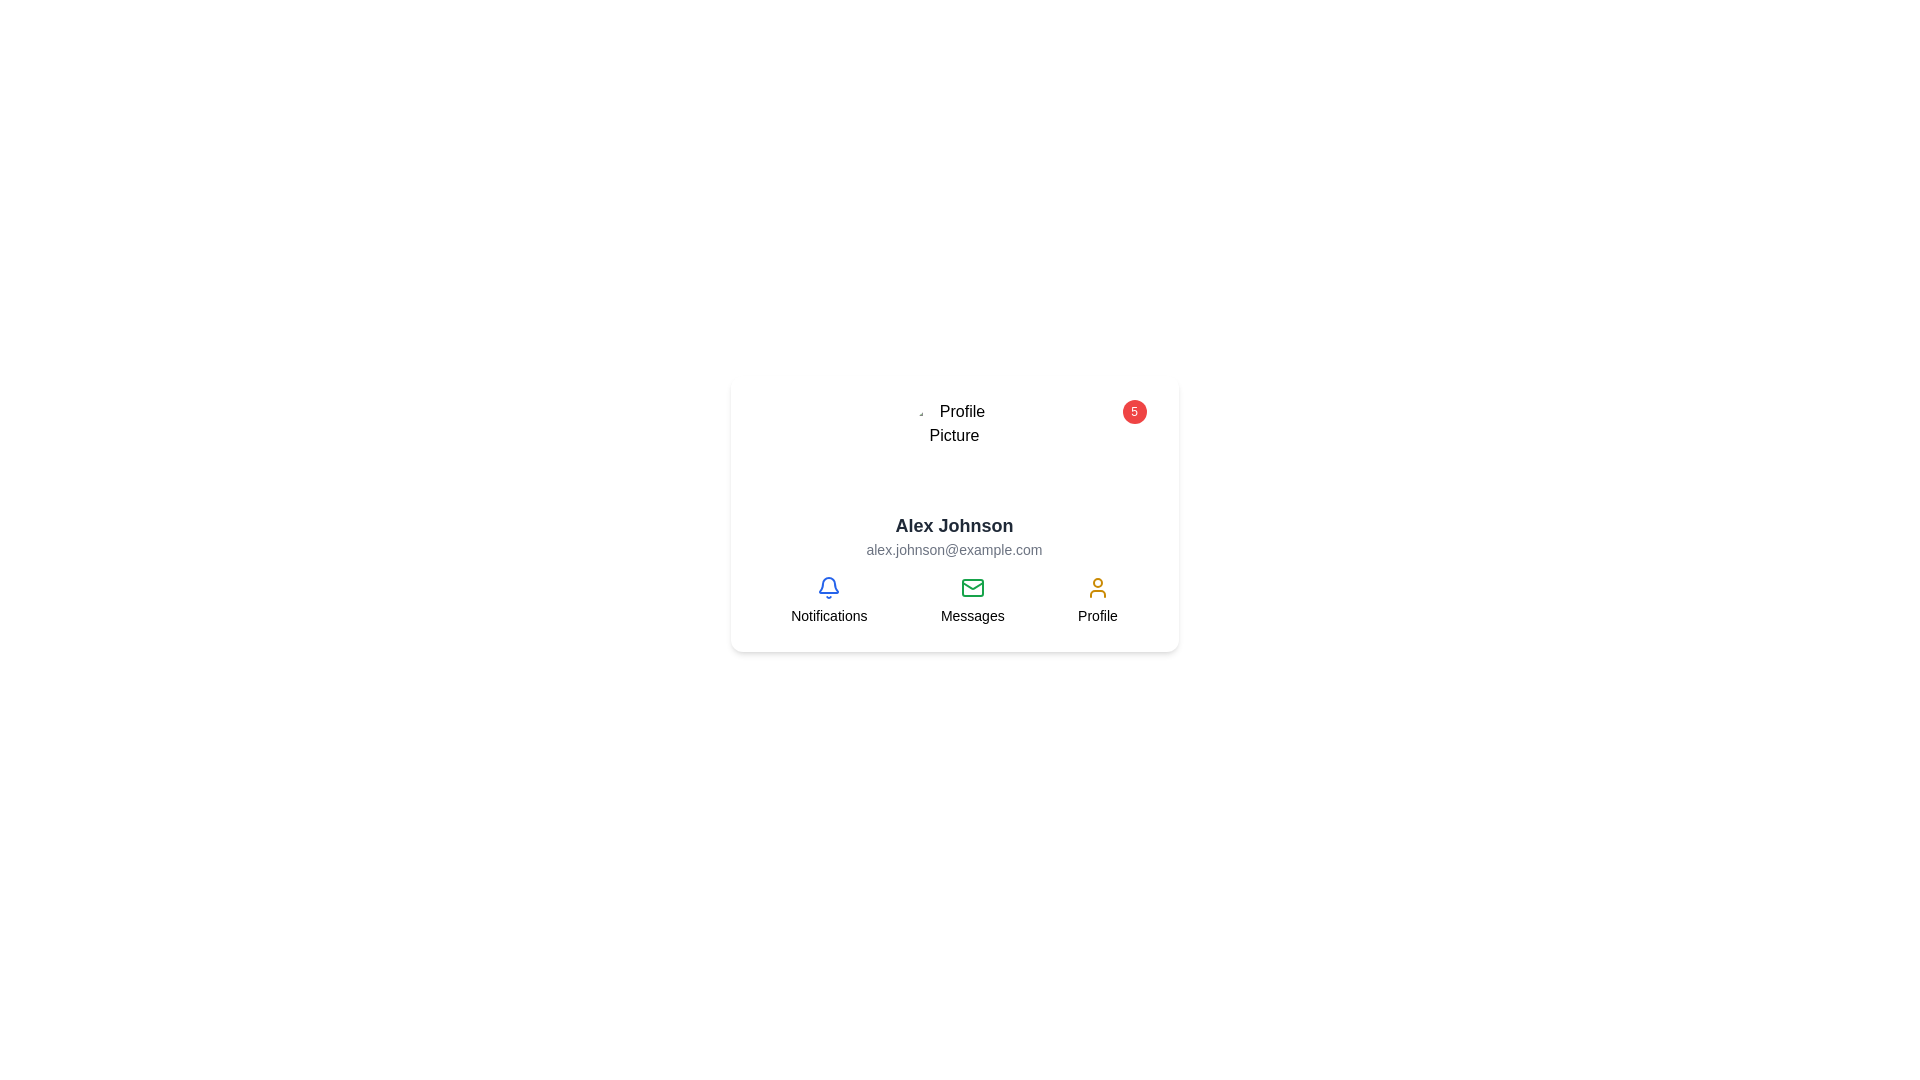 This screenshot has height=1080, width=1920. What do you see at coordinates (953, 524) in the screenshot?
I see `the text 'Alex Johnson', which is styled with a bold and larger font size, positioned centrally under the profile picture and above the email address` at bounding box center [953, 524].